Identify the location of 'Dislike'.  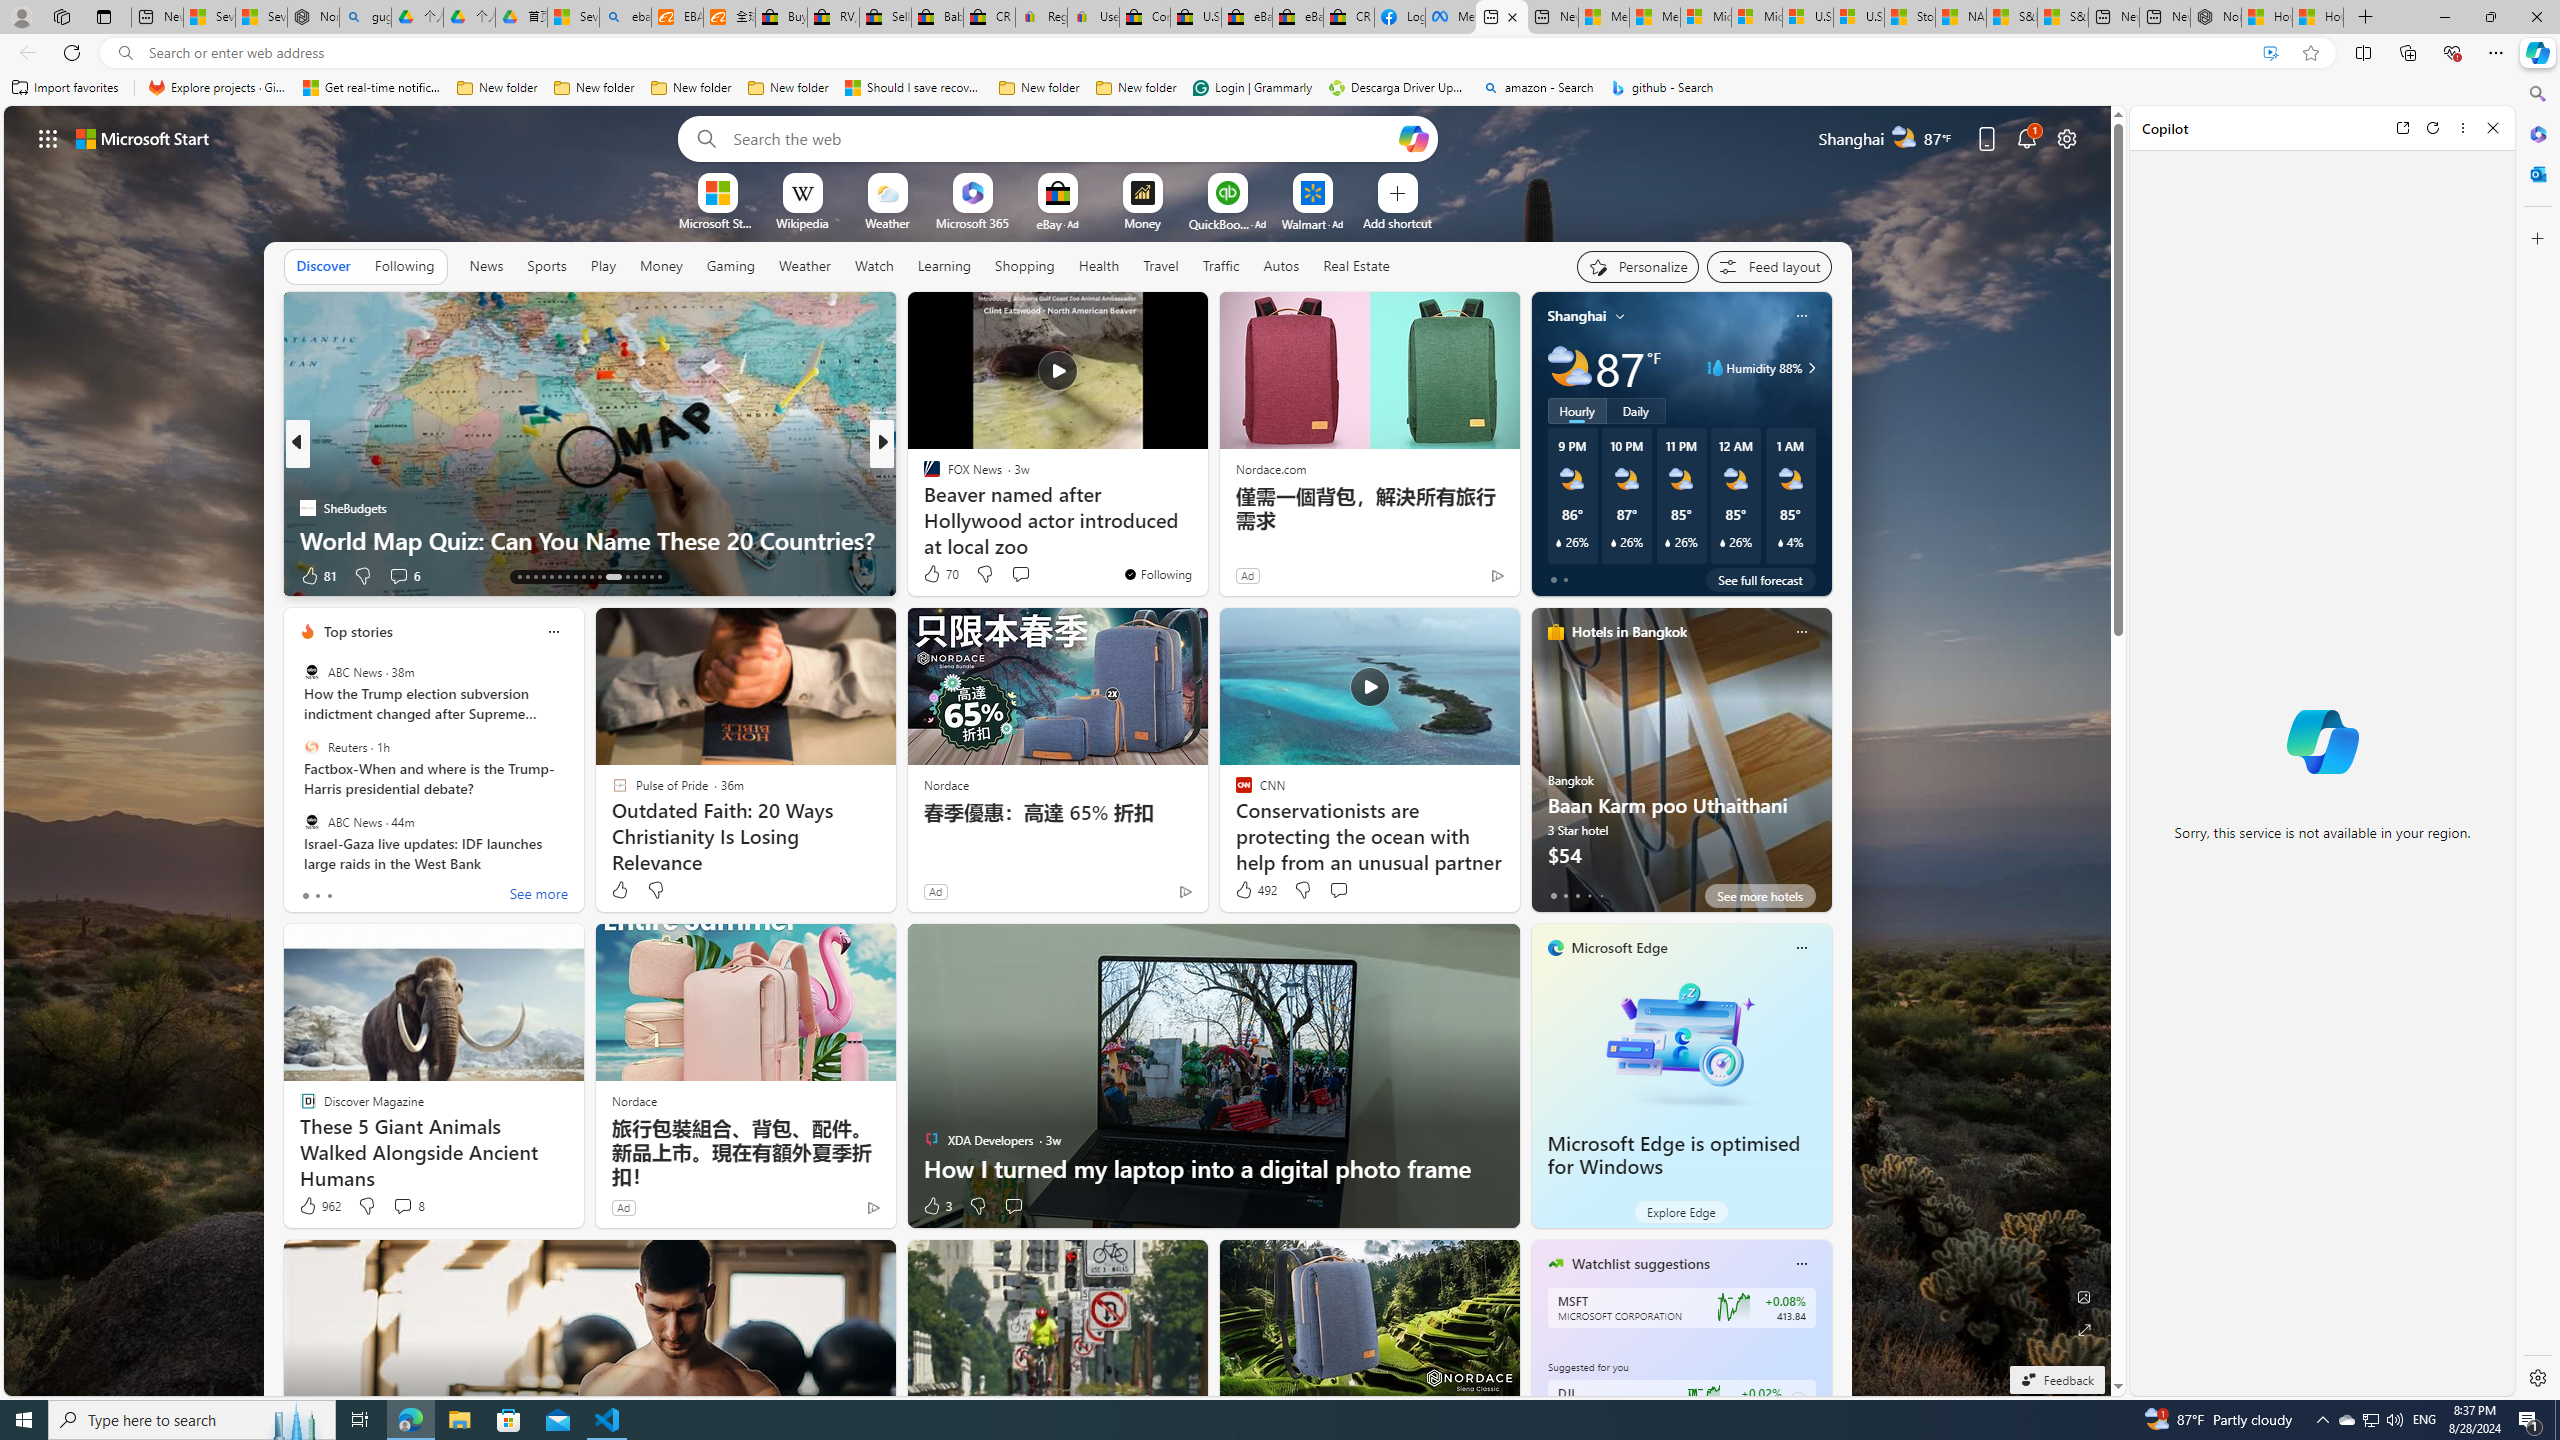
(977, 1206).